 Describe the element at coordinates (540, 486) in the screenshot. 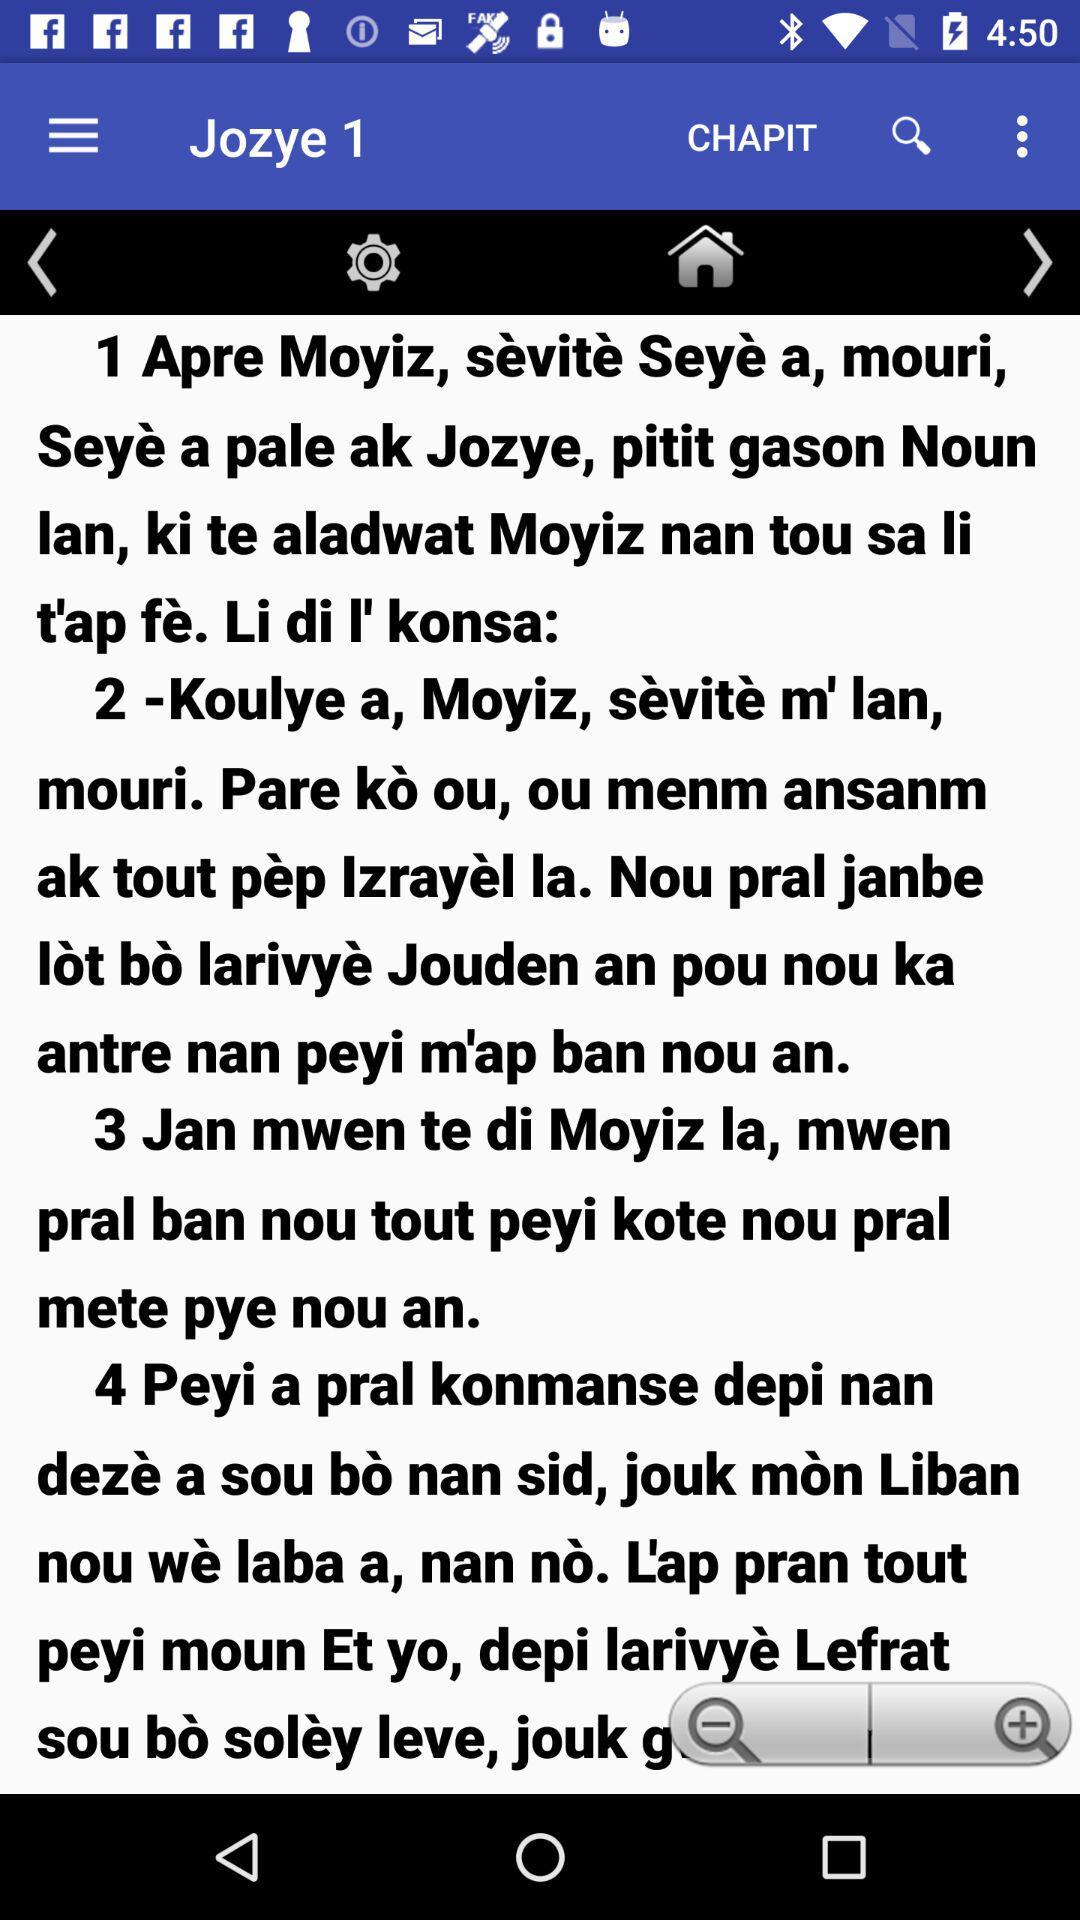

I see `1 apre moyiz item` at that location.